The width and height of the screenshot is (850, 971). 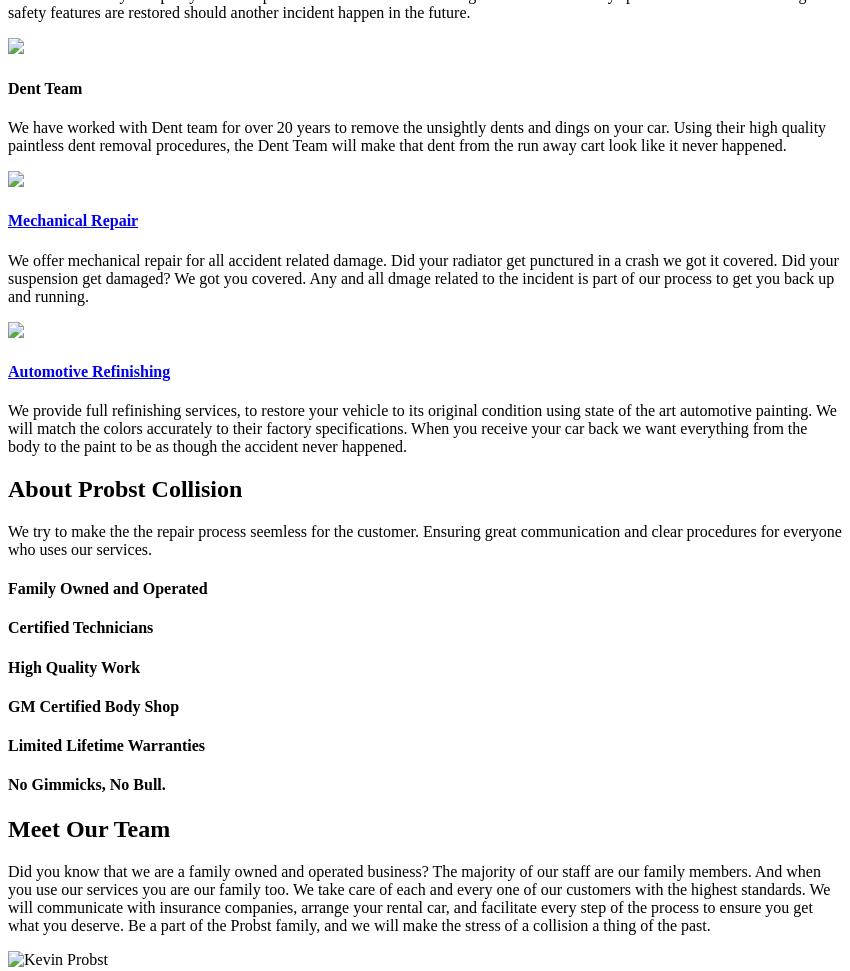 I want to click on 'Dent Team', so click(x=44, y=86).